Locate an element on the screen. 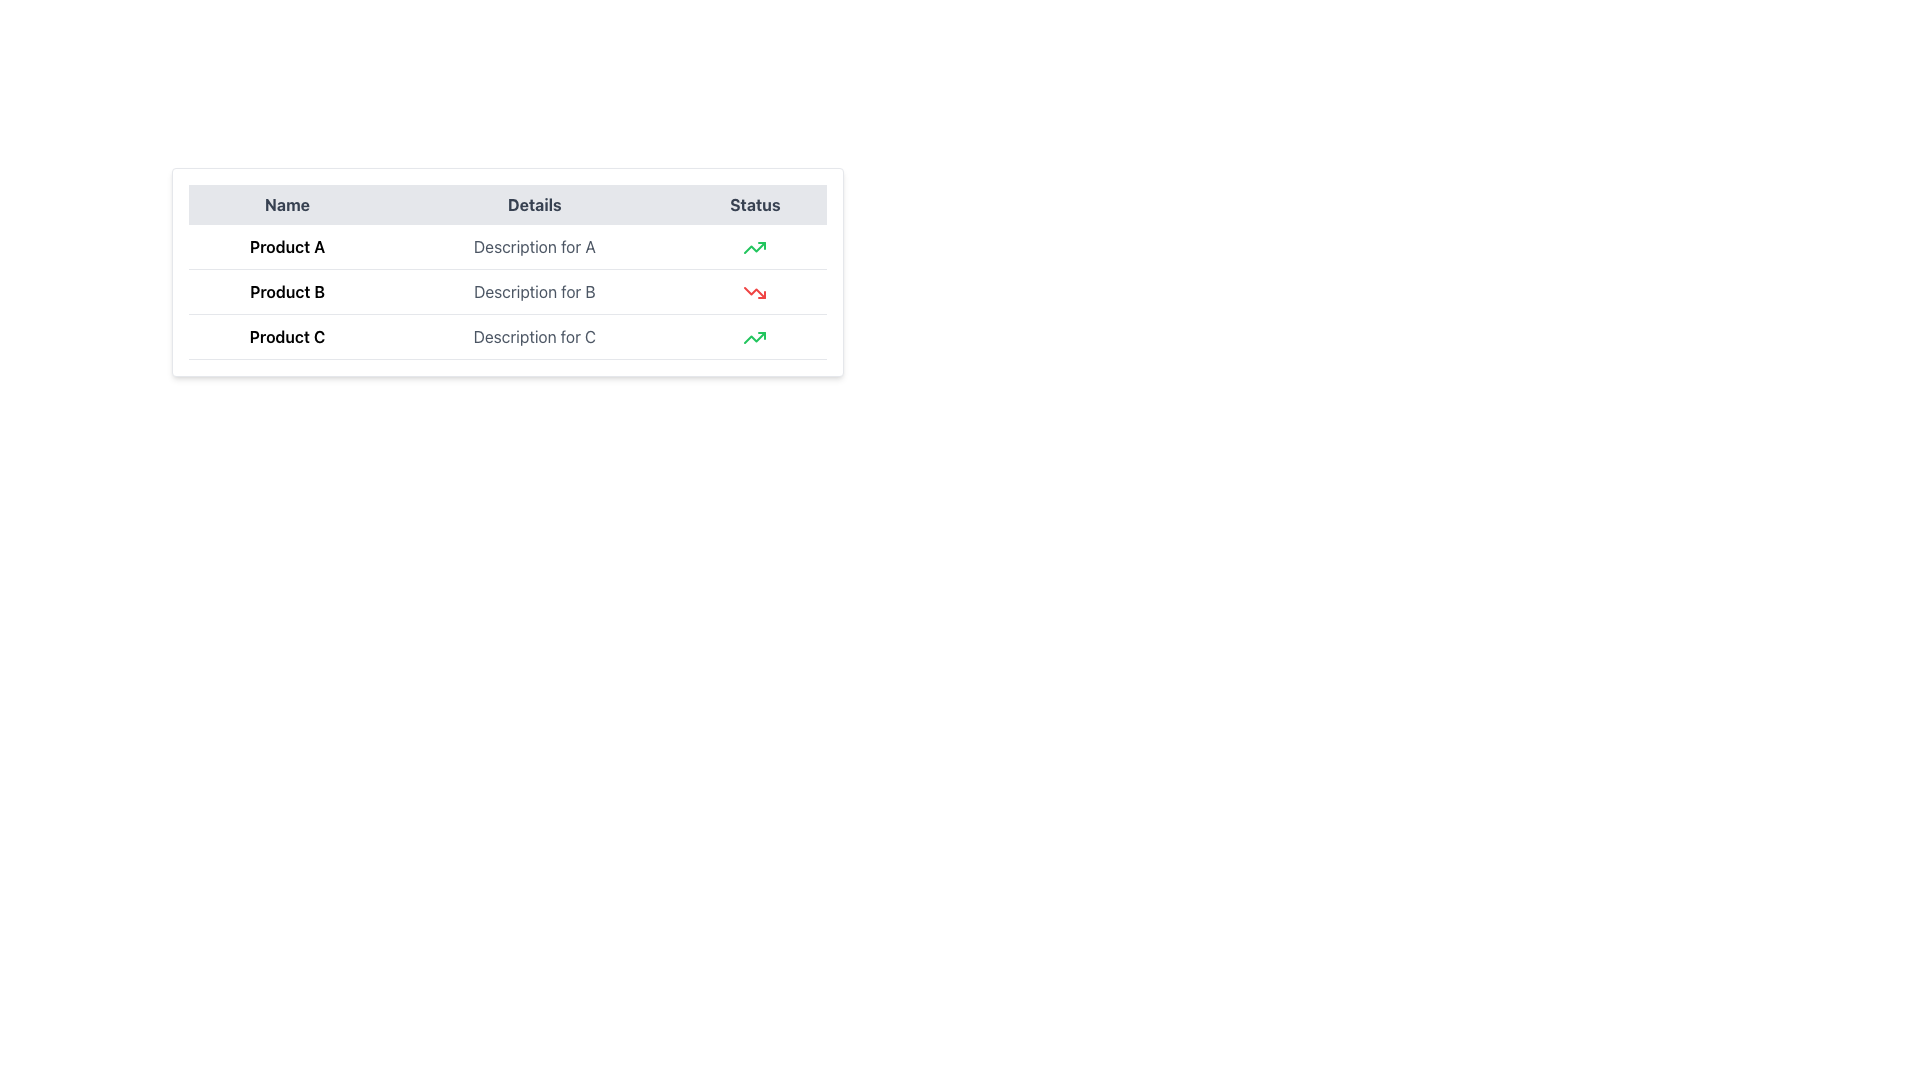 The height and width of the screenshot is (1080, 1920). negative trend icon located in the second row of the table under the 'Status' column for Product B is located at coordinates (754, 293).